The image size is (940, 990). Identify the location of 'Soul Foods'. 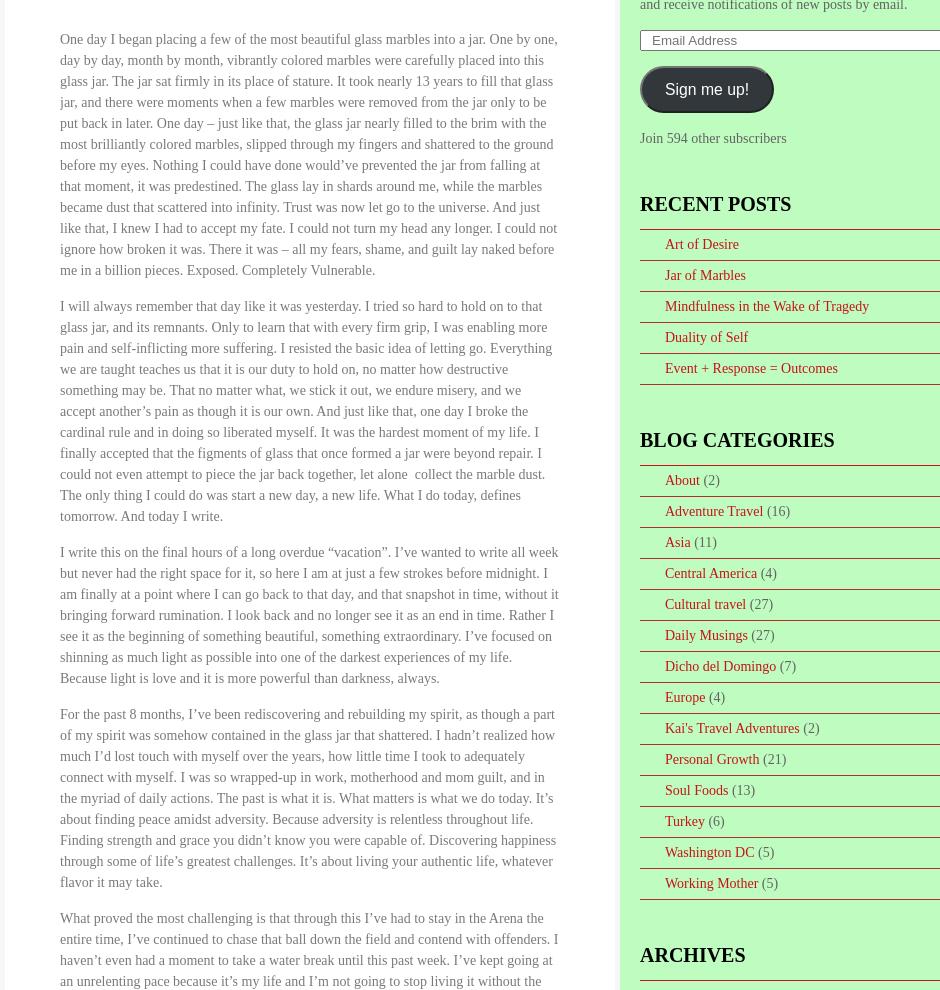
(695, 790).